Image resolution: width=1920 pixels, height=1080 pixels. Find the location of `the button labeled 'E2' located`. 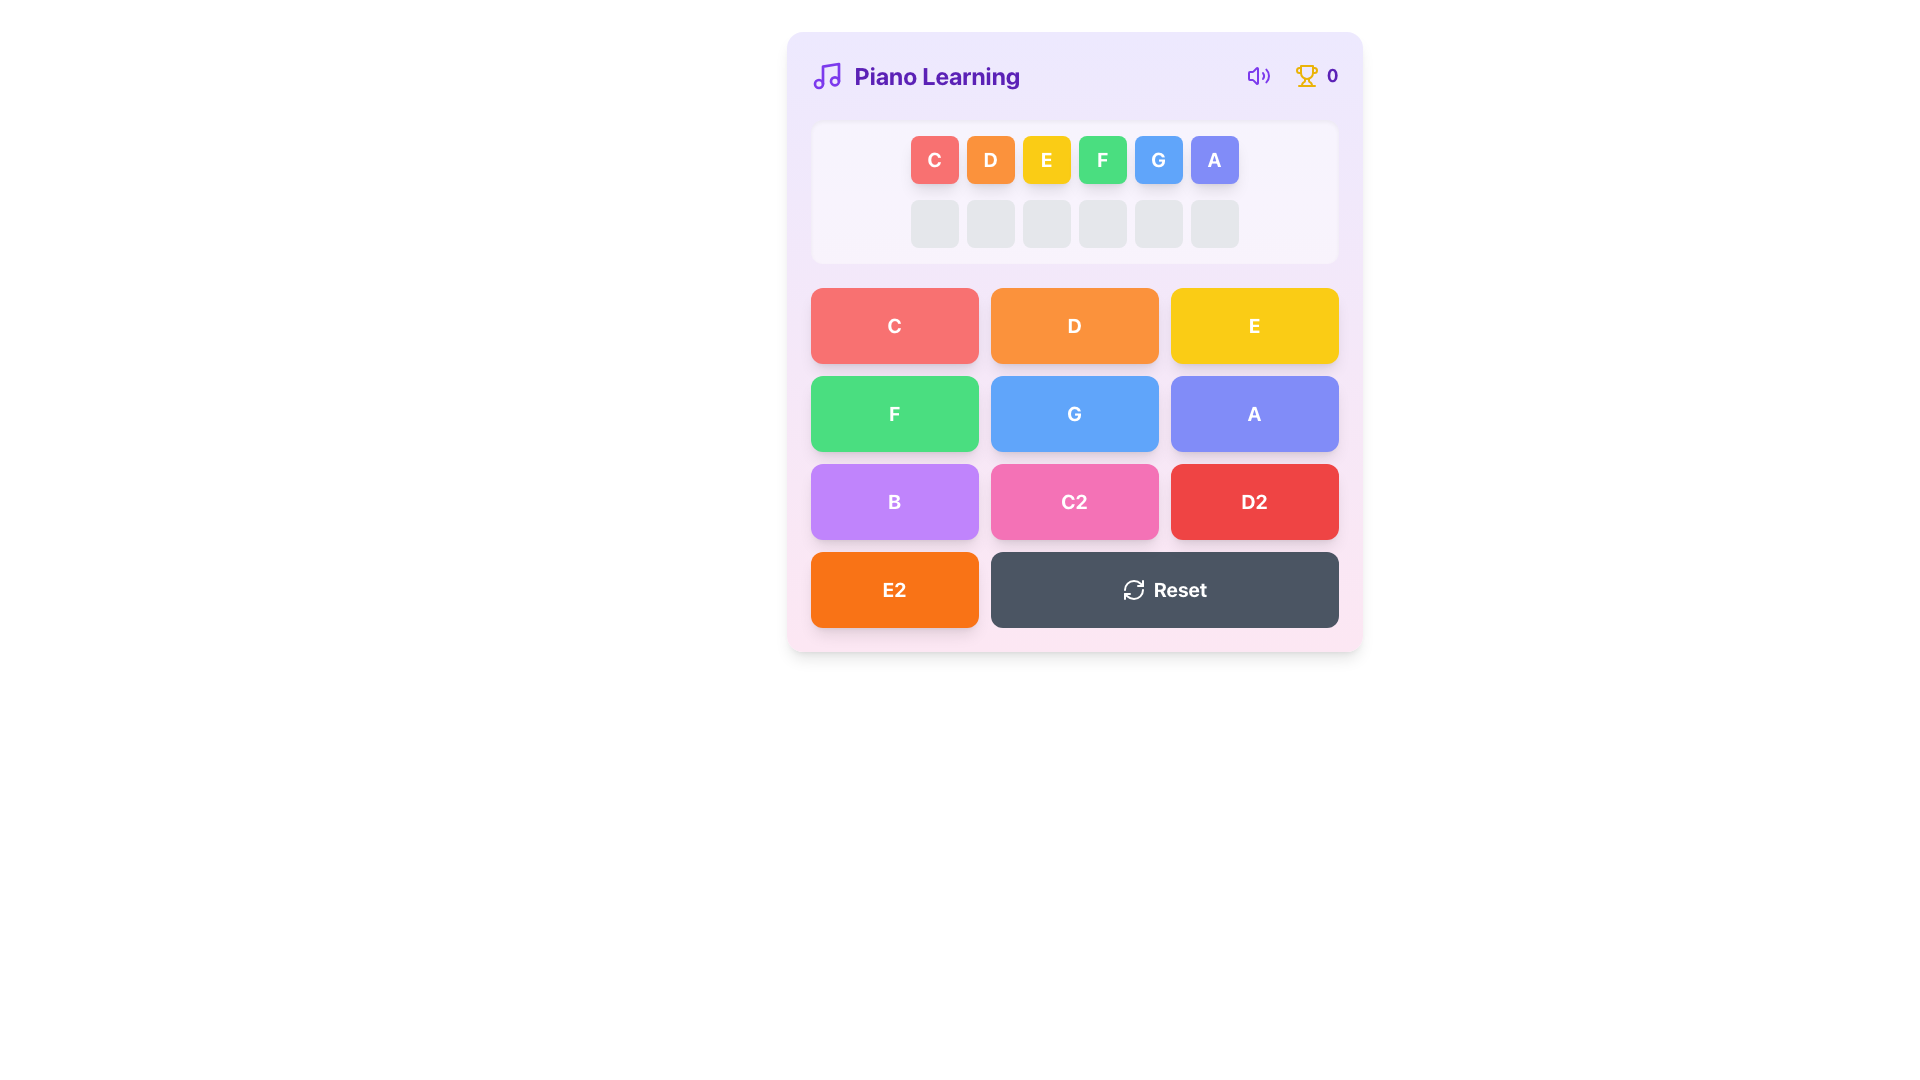

the button labeled 'E2' located is located at coordinates (893, 589).